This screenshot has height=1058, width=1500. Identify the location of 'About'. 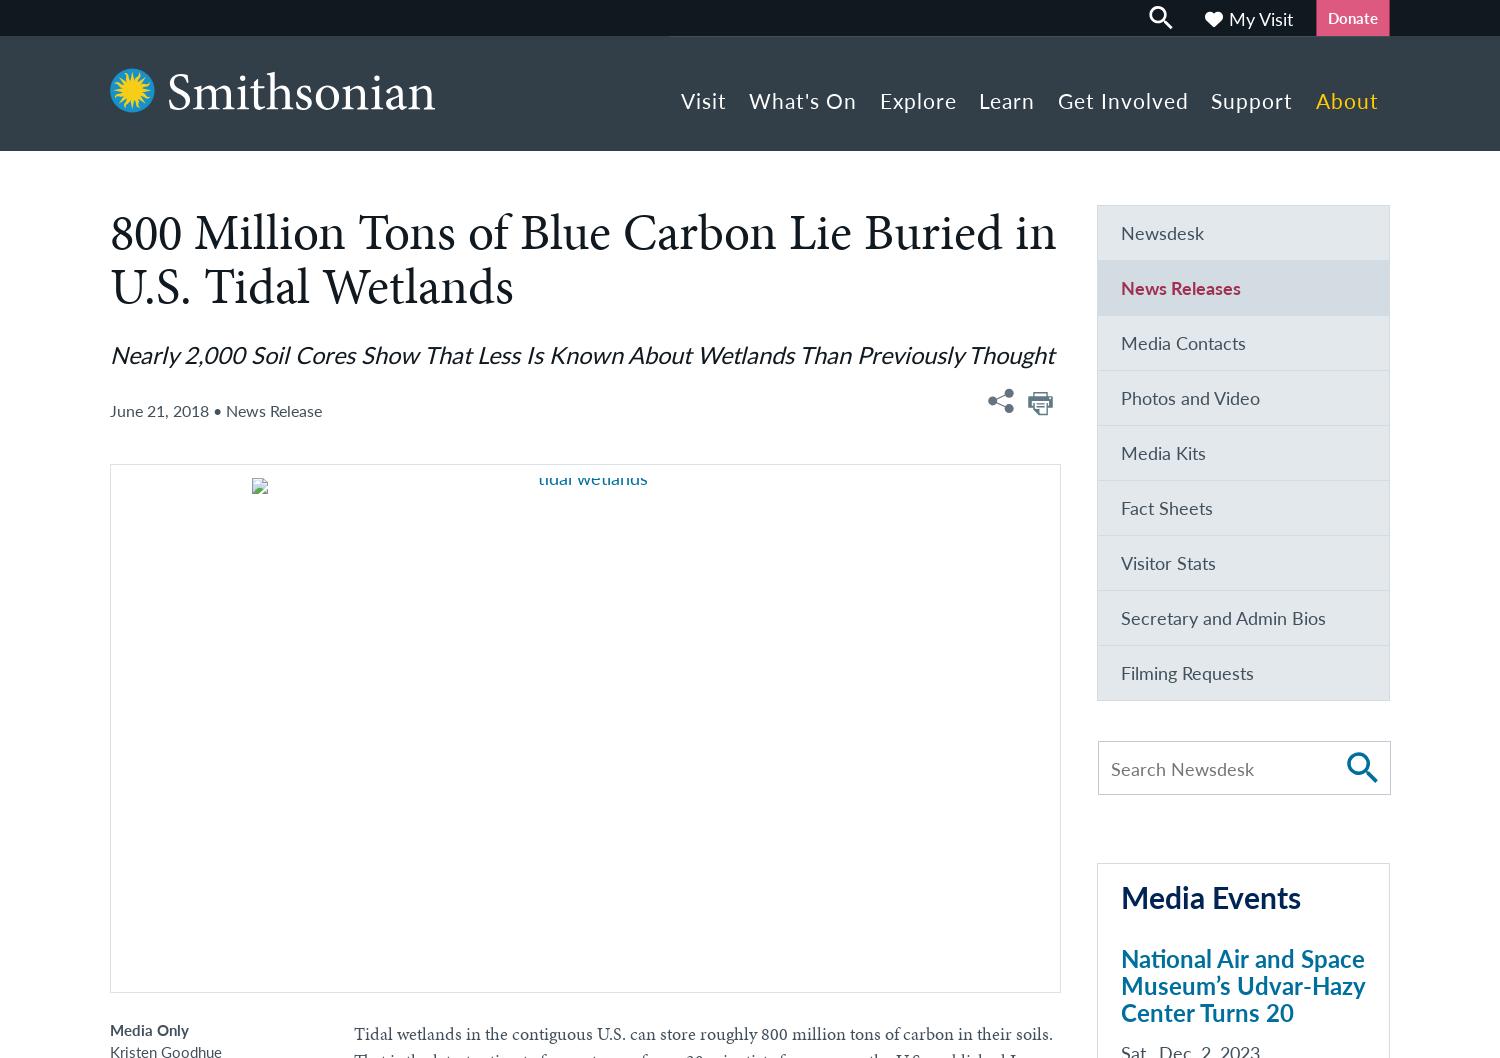
(1345, 100).